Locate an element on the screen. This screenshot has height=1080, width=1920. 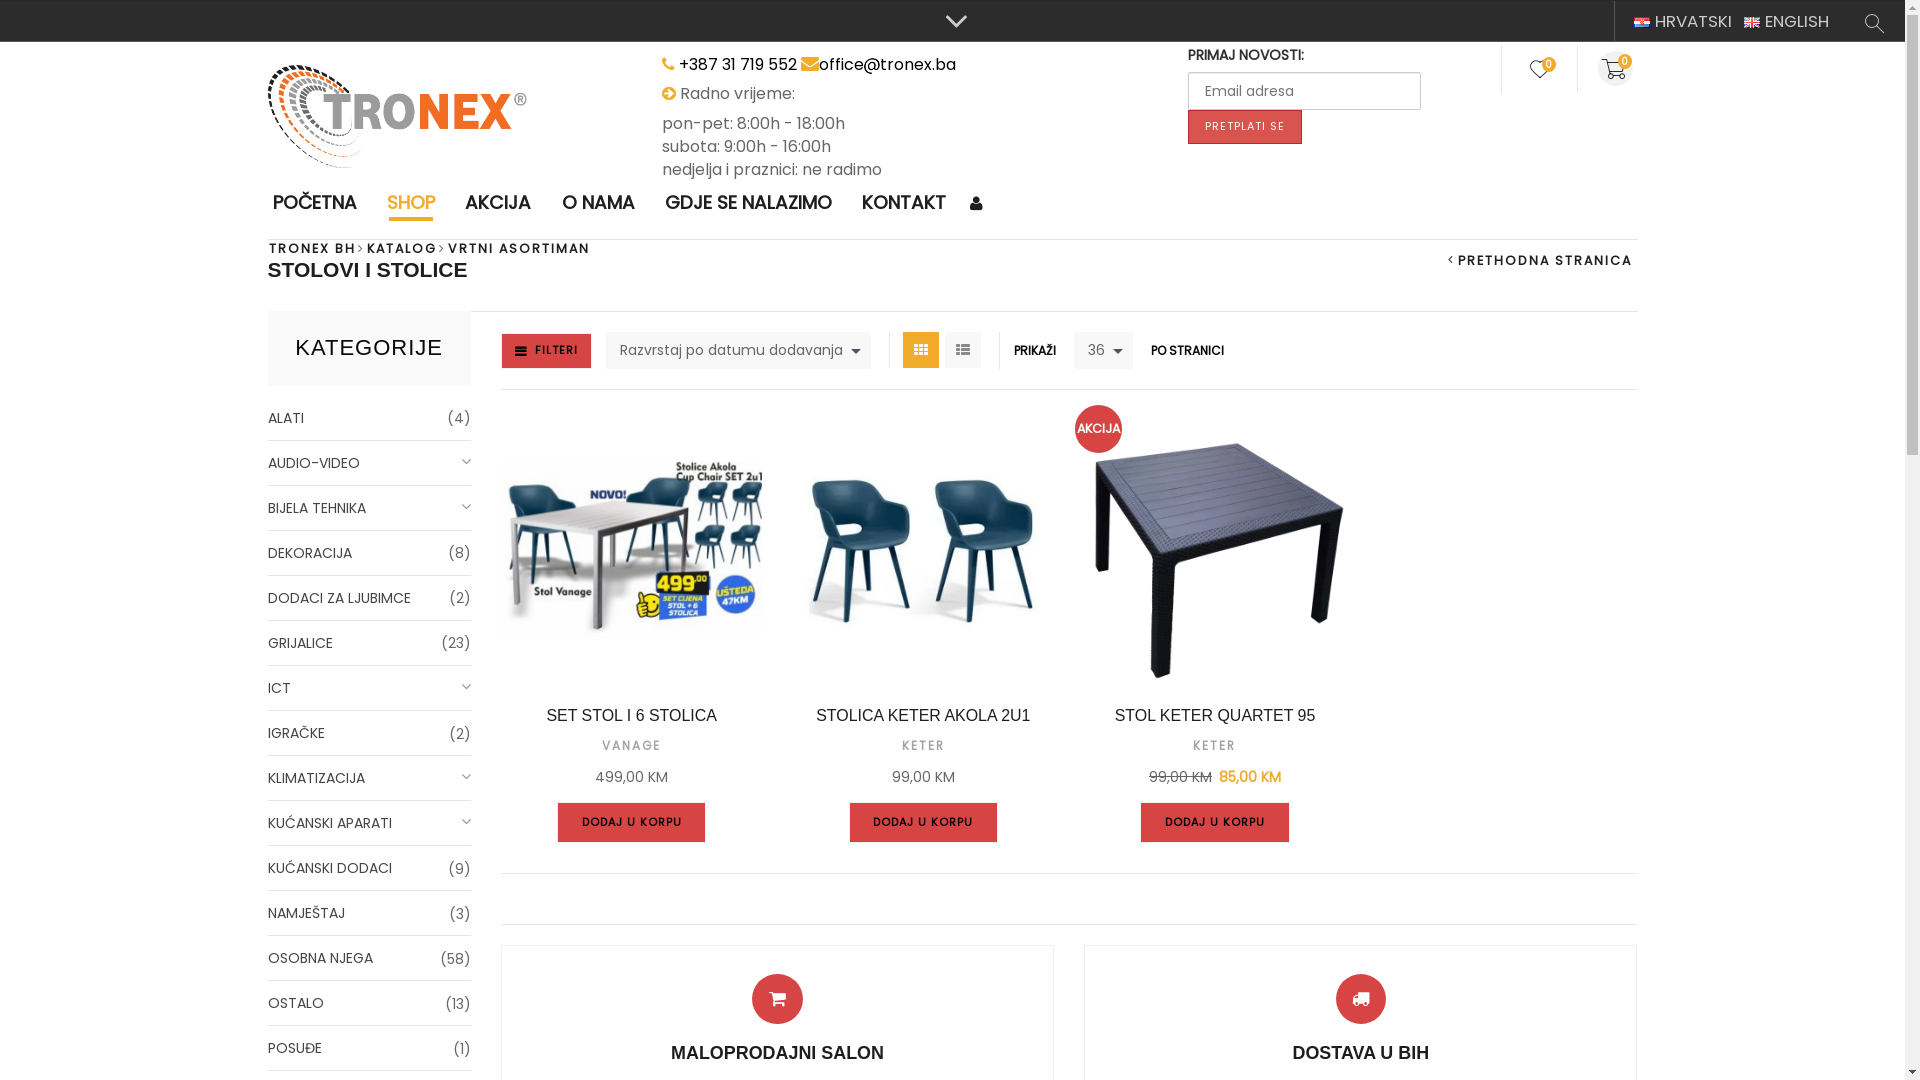
'OSTALO' is located at coordinates (369, 1003).